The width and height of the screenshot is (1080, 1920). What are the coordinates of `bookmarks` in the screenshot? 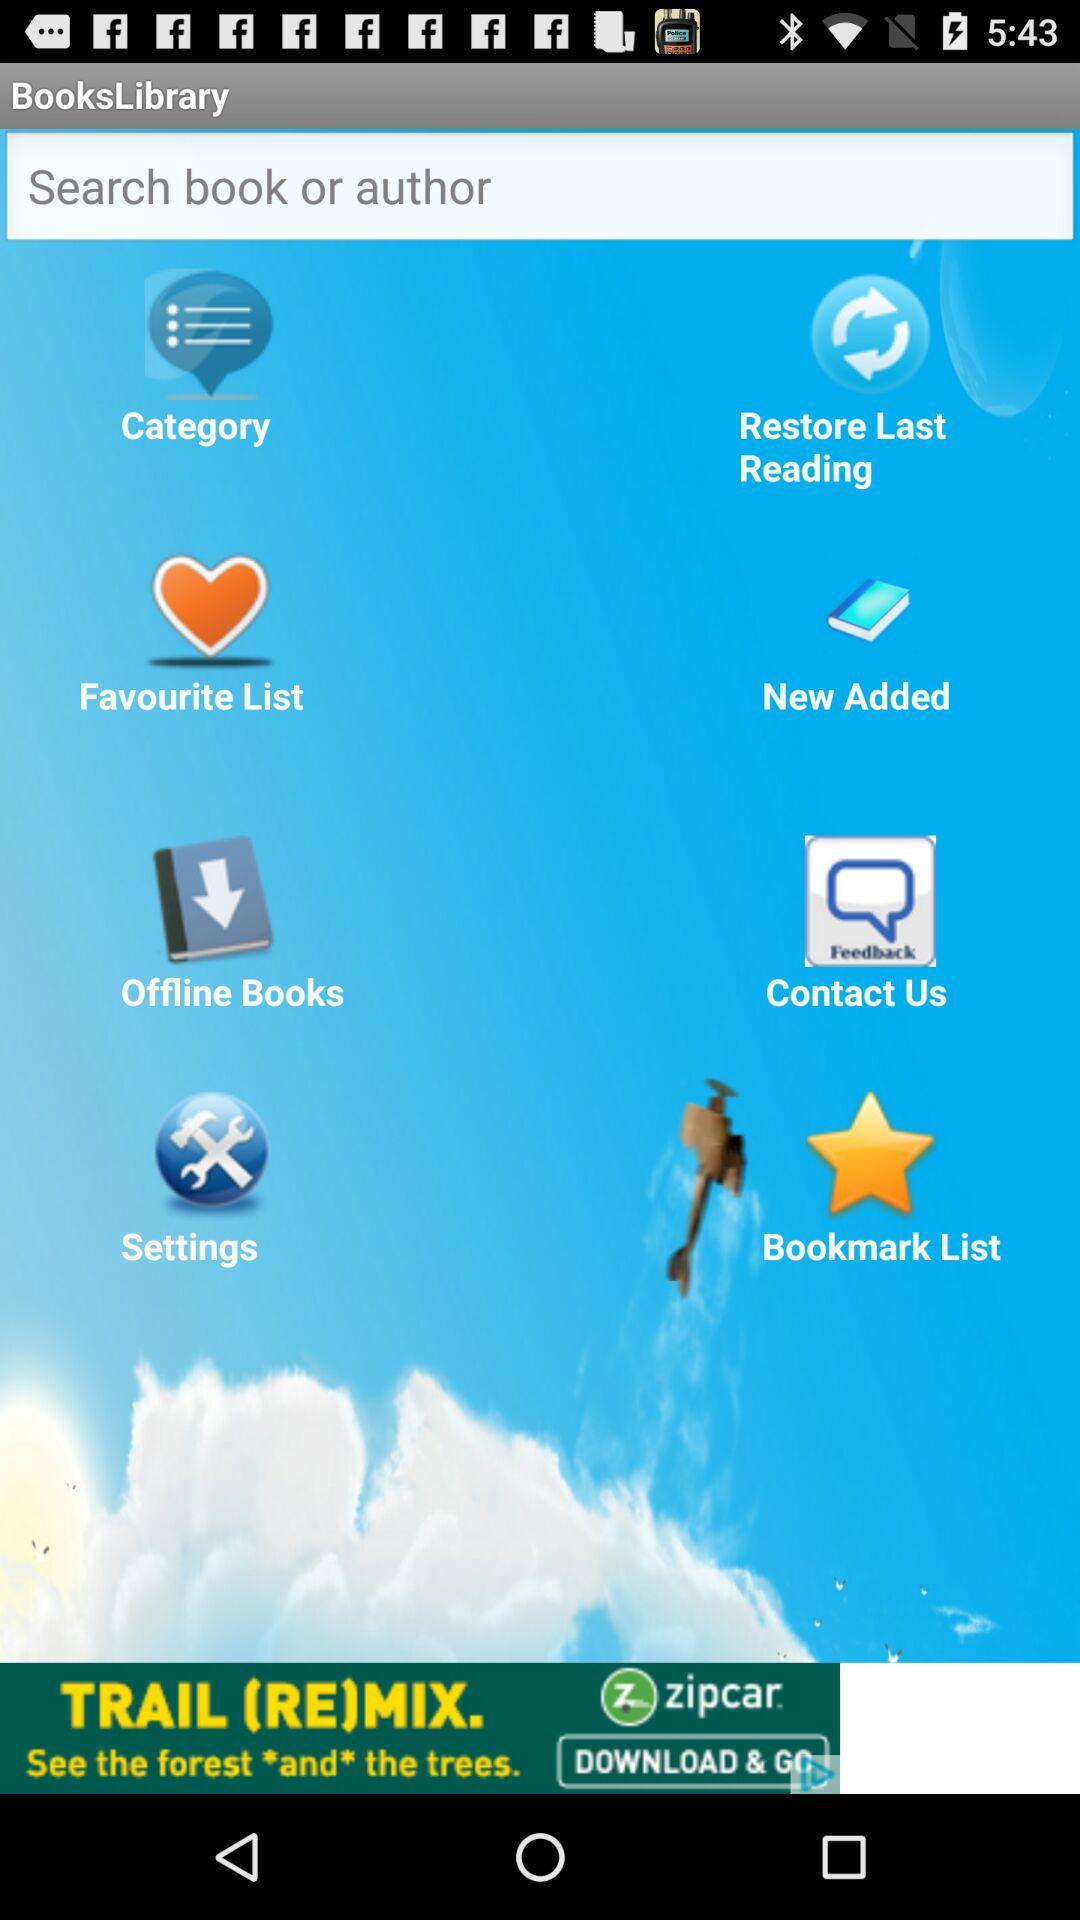 It's located at (869, 1155).